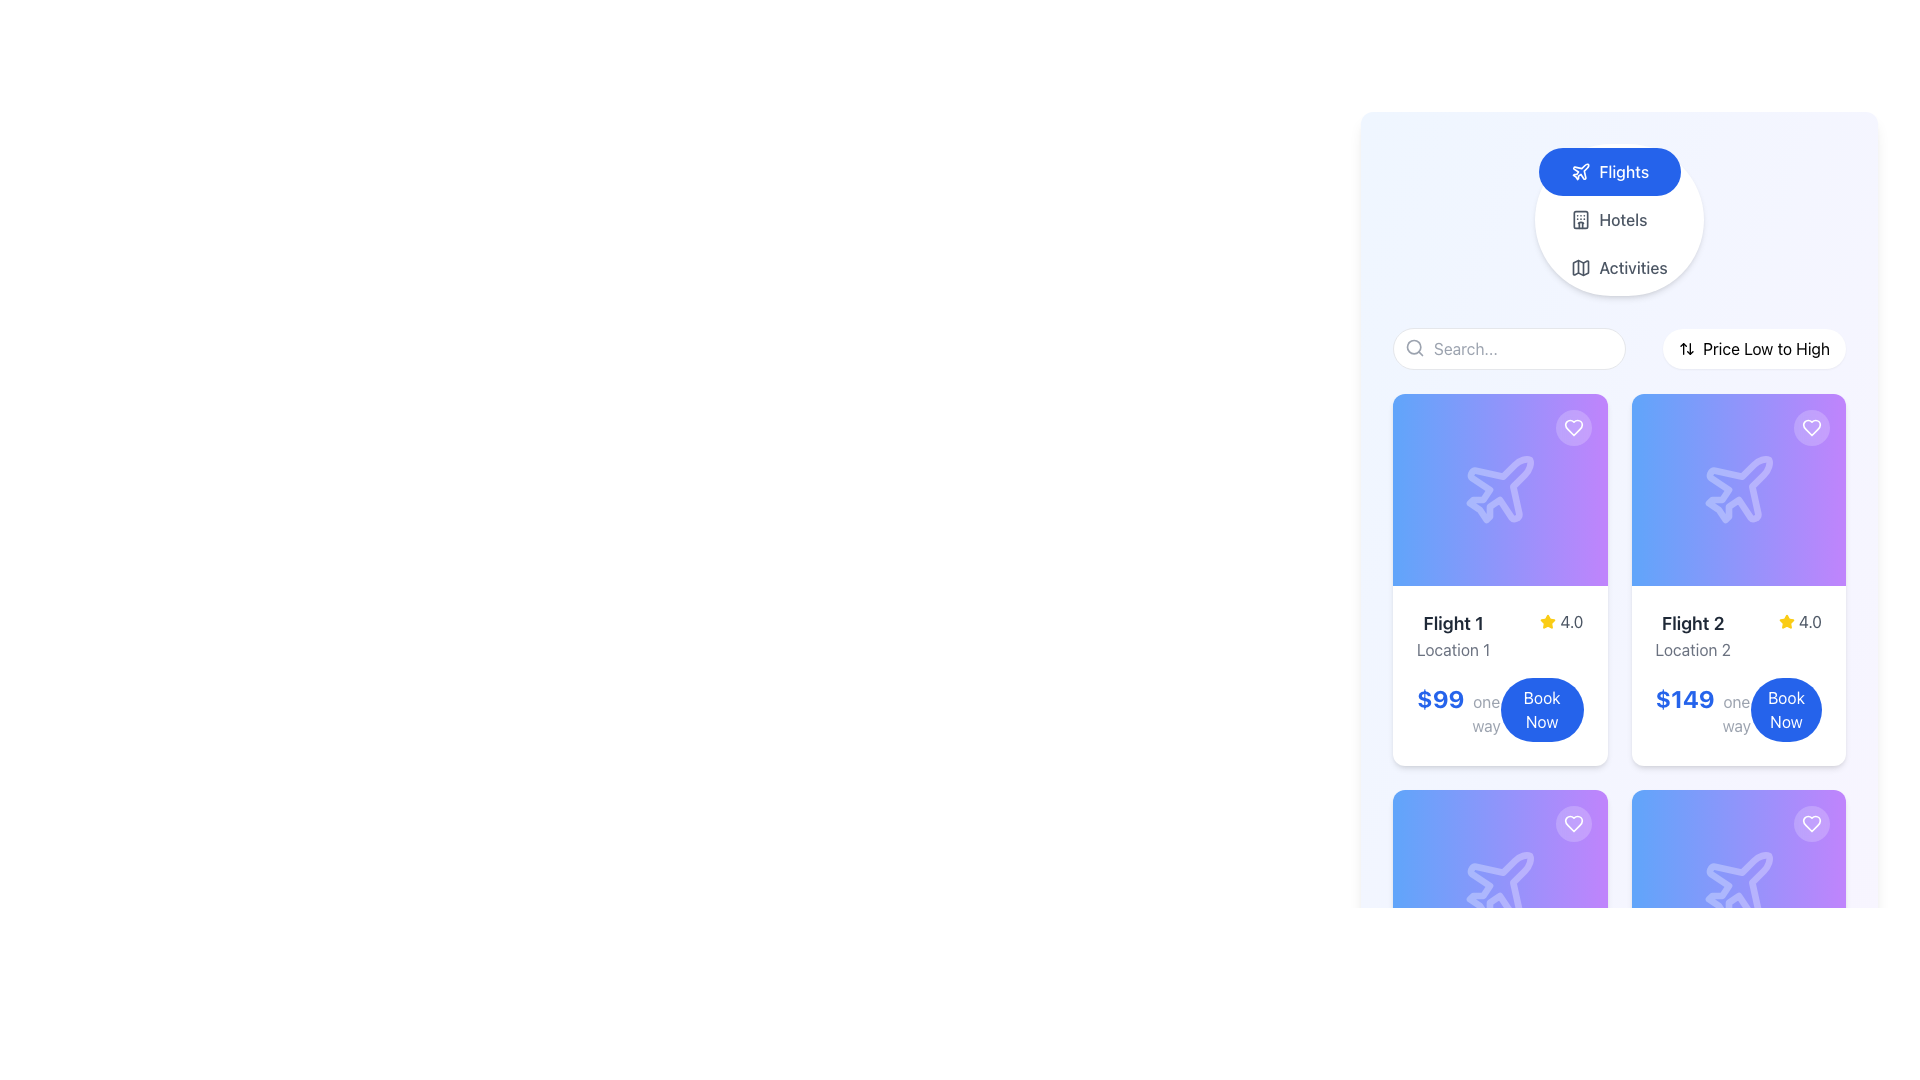 This screenshot has width=1920, height=1080. What do you see at coordinates (1737, 885) in the screenshot?
I see `the SVG graphic of a plane icon, which is located in the last card of the second row in a 2x2 grid layout, centered near the top of the card, just below the heart icon in the top-right corner` at bounding box center [1737, 885].